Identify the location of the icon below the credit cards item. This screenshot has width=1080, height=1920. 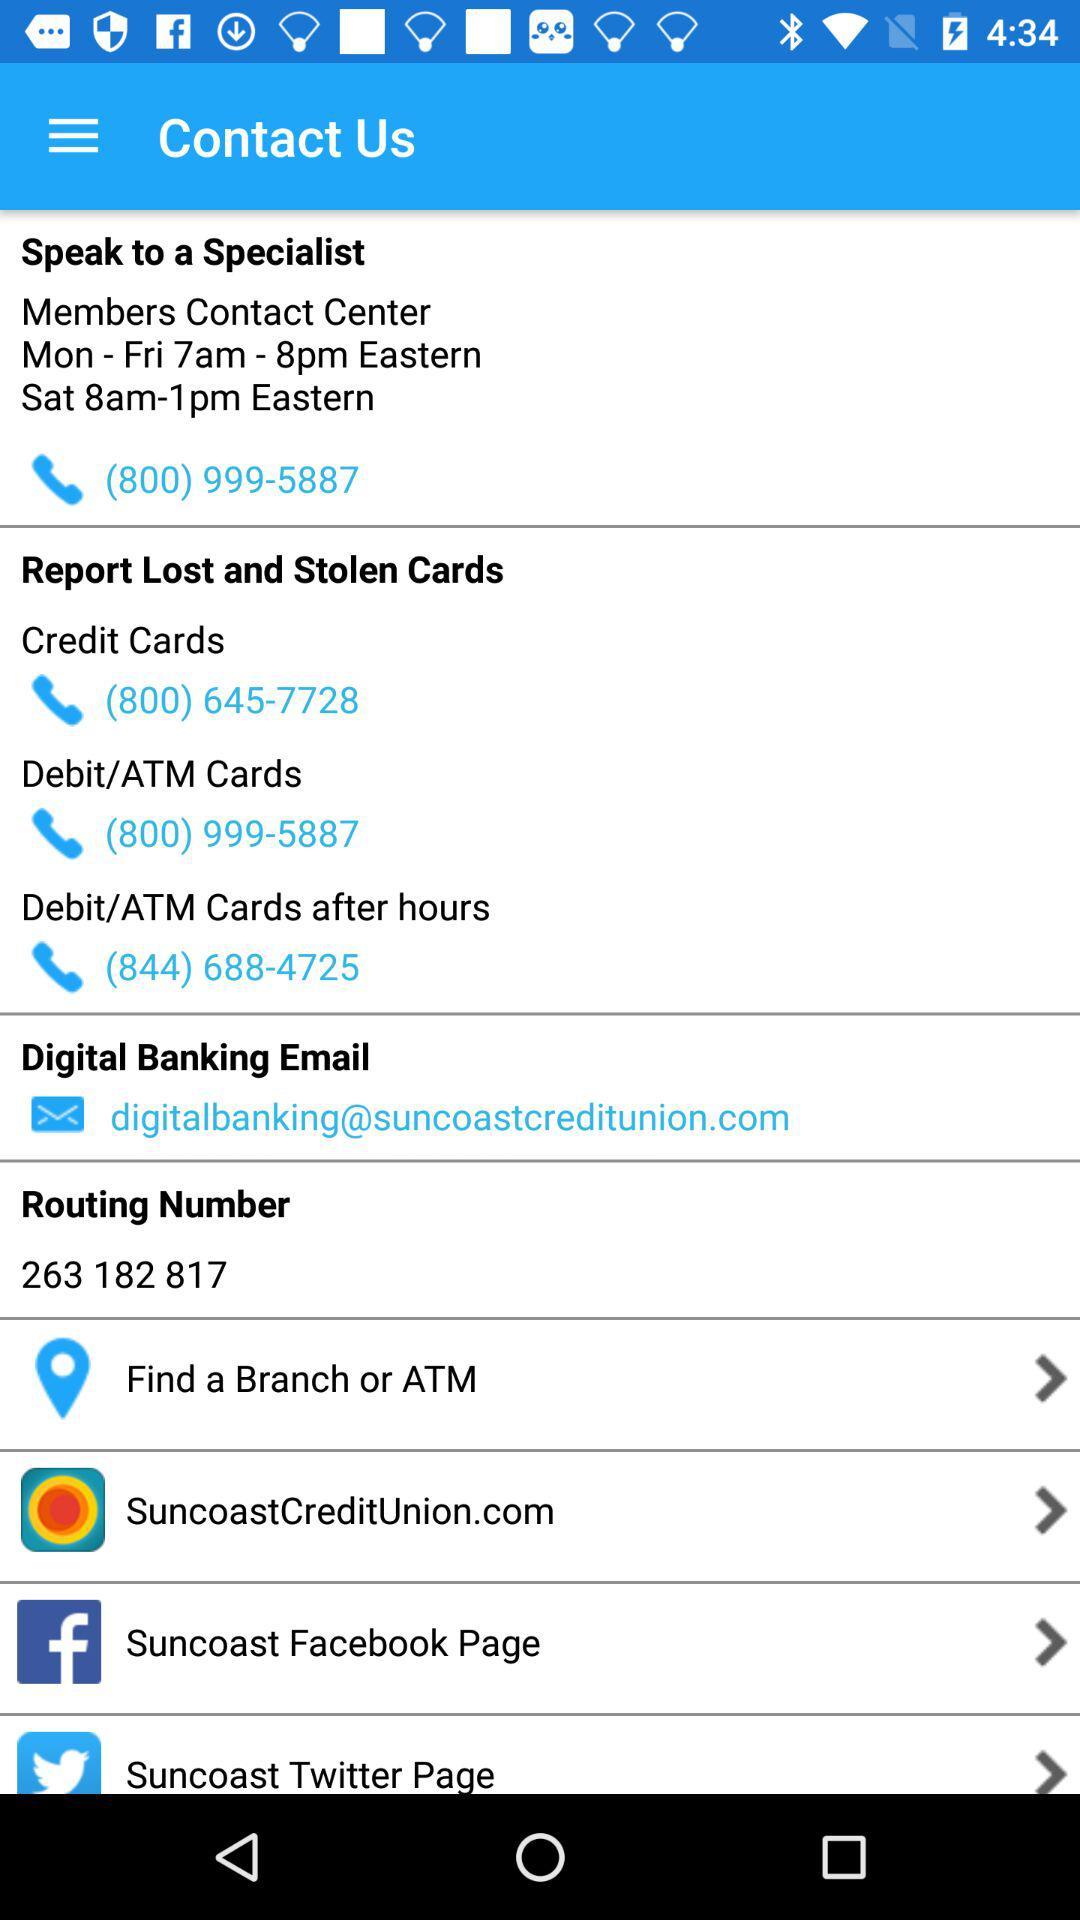
(591, 699).